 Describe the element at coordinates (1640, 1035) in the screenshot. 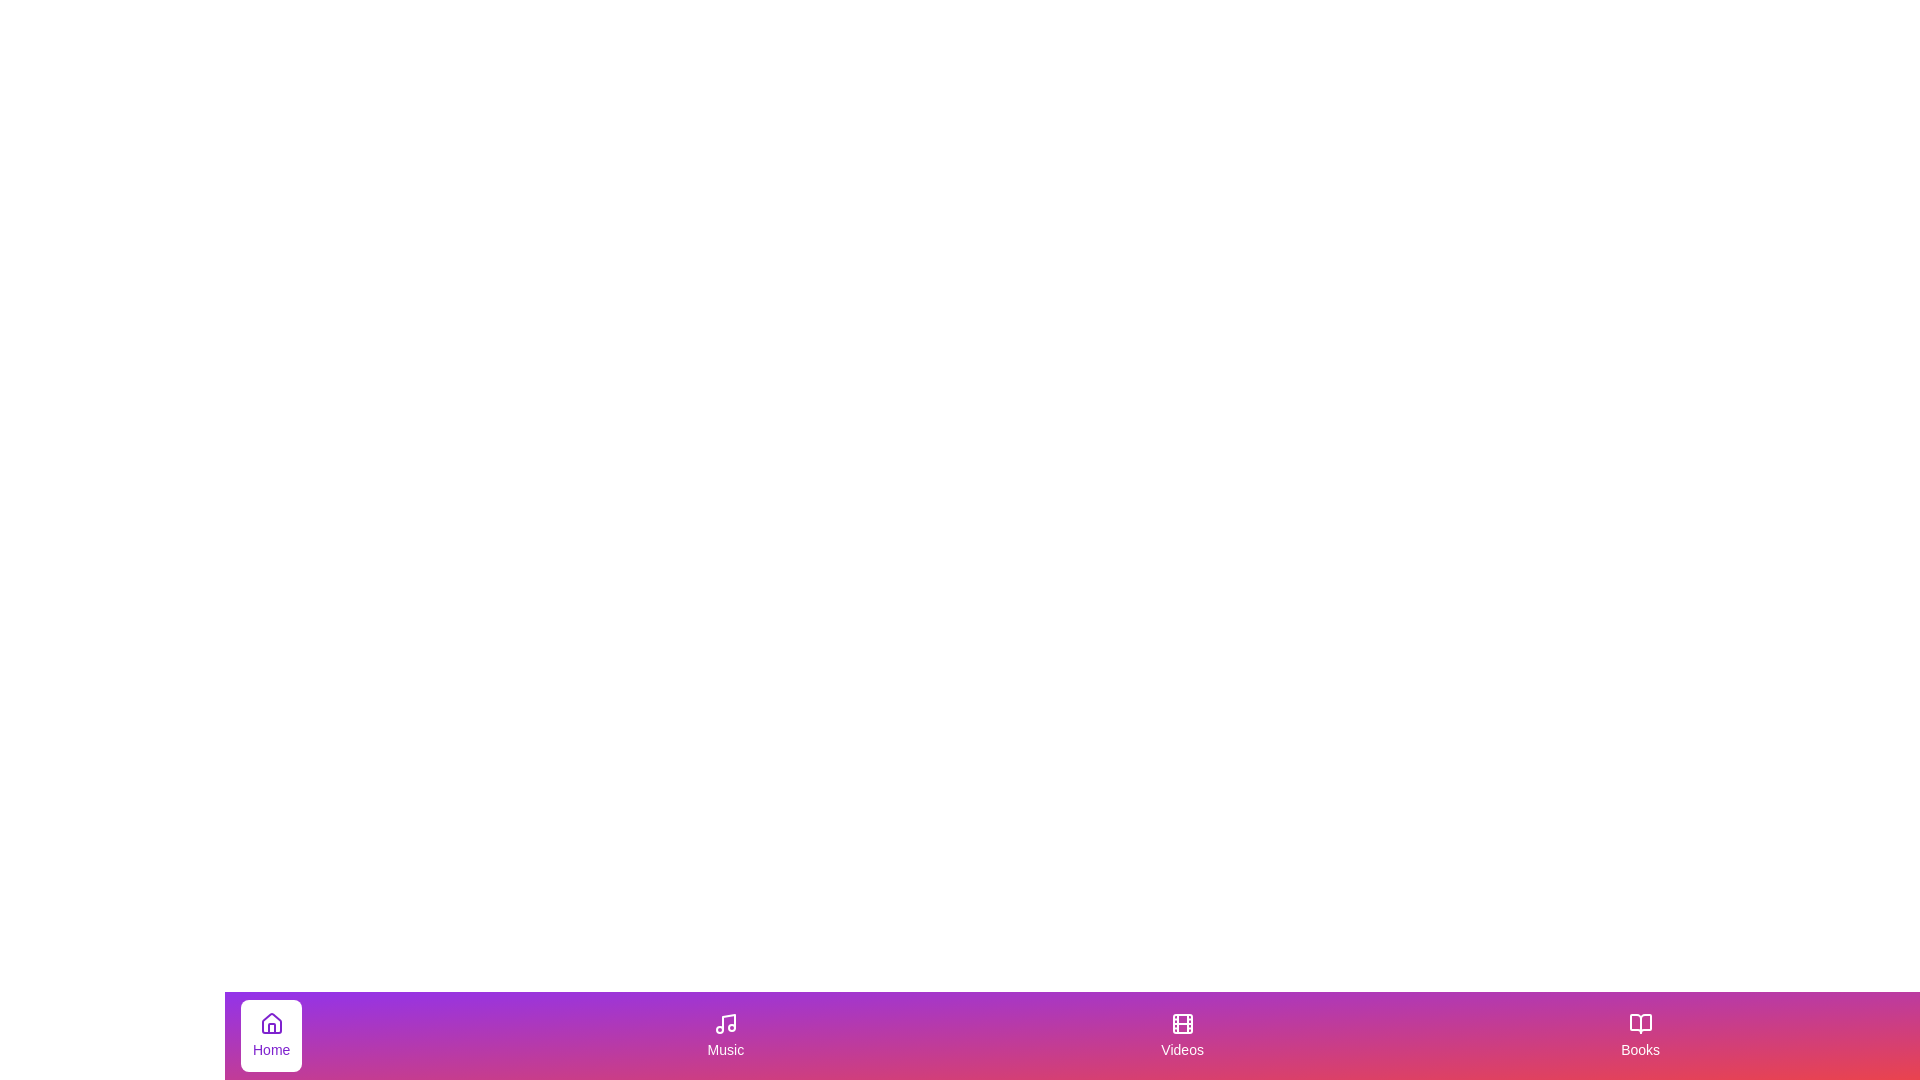

I see `the Books button to switch to the corresponding tab` at that location.